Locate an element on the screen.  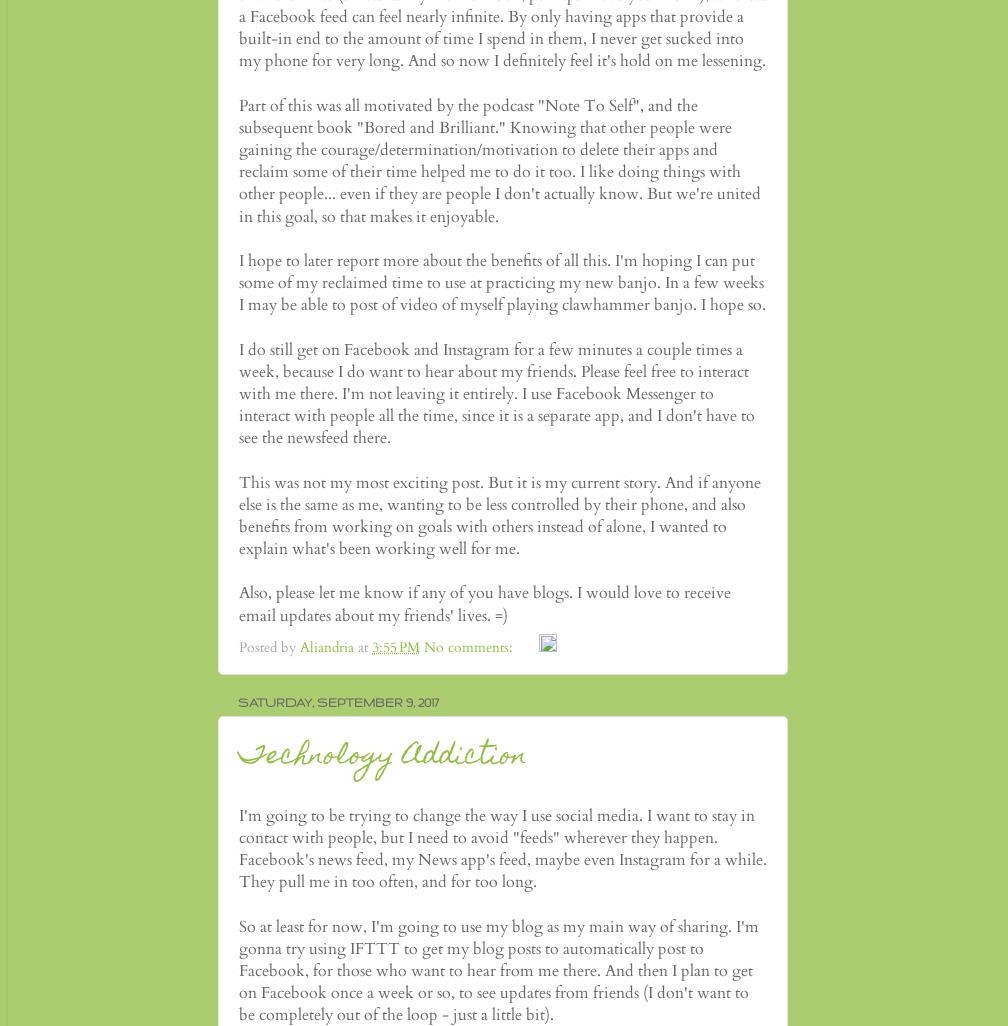
'3:55 PM' is located at coordinates (396, 647).